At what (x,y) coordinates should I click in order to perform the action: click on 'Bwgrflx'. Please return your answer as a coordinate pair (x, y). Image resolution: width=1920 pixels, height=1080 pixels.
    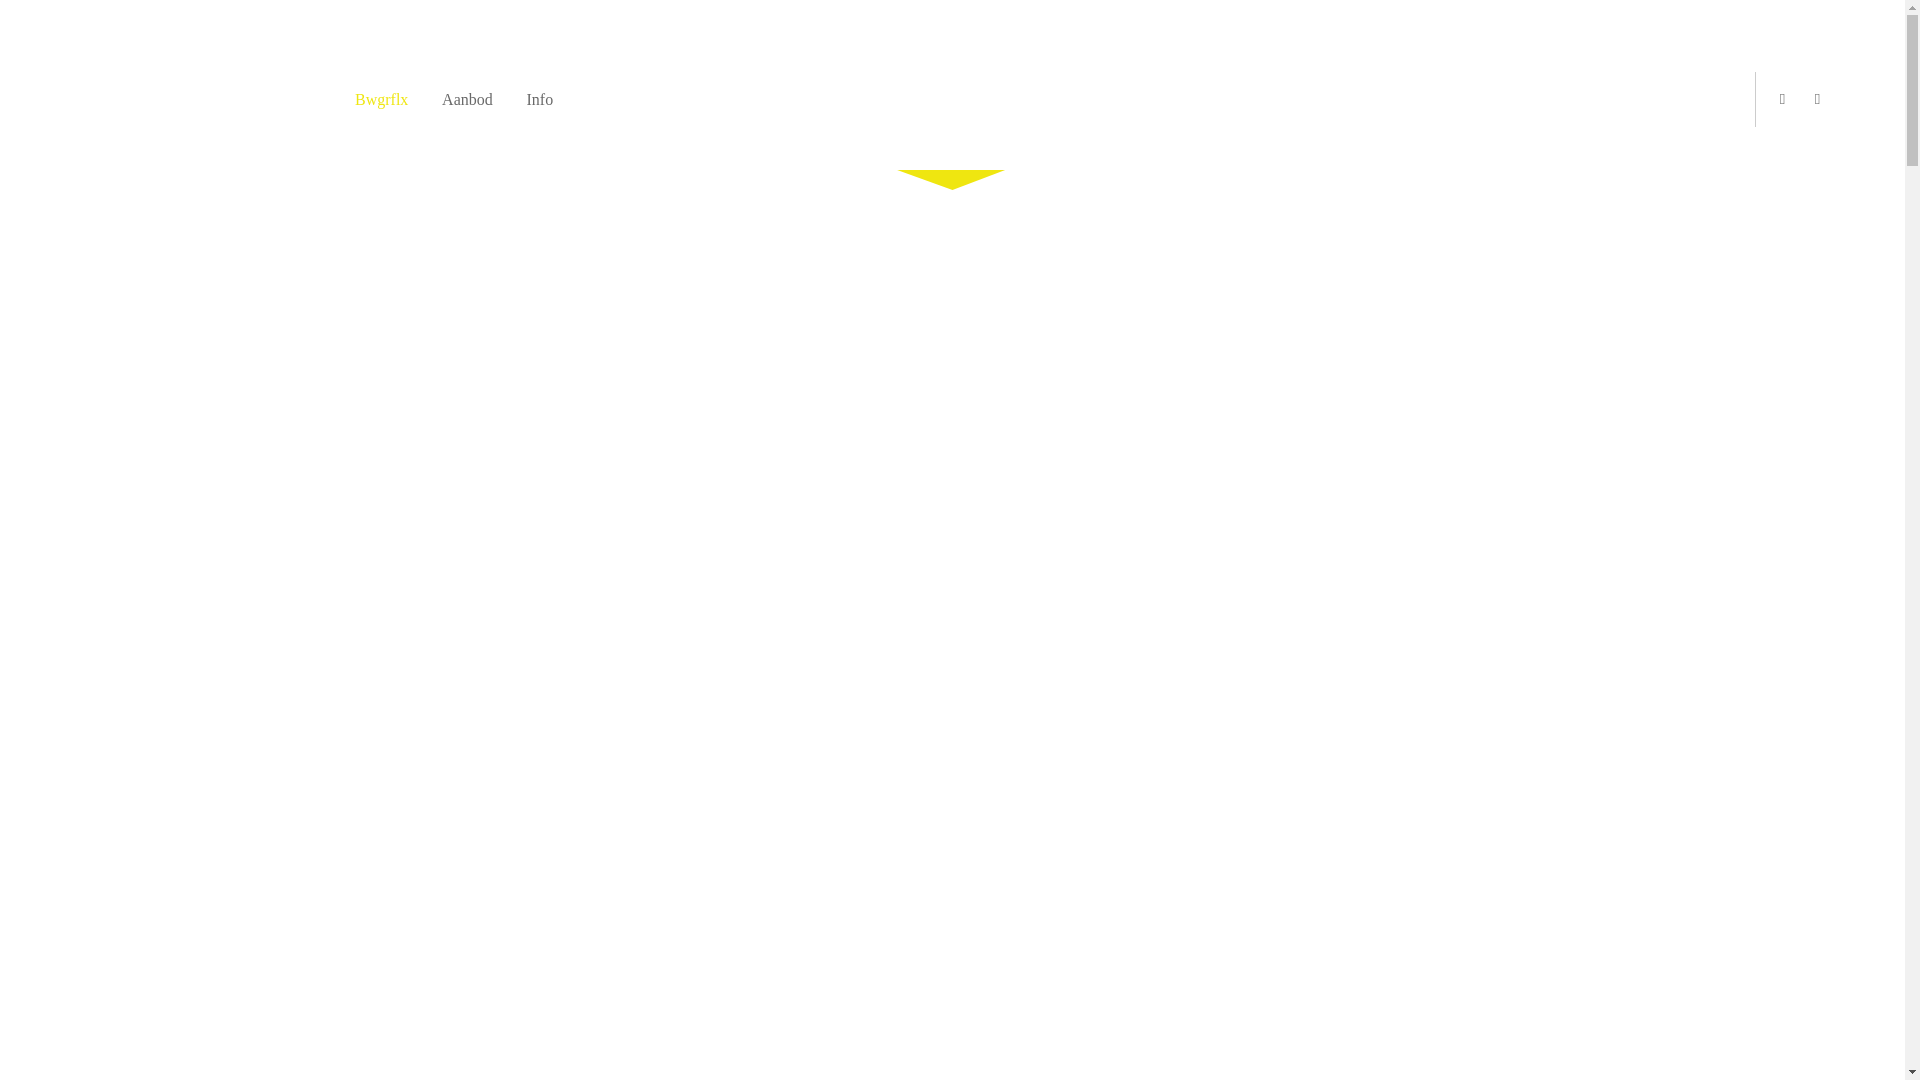
    Looking at the image, I should click on (381, 99).